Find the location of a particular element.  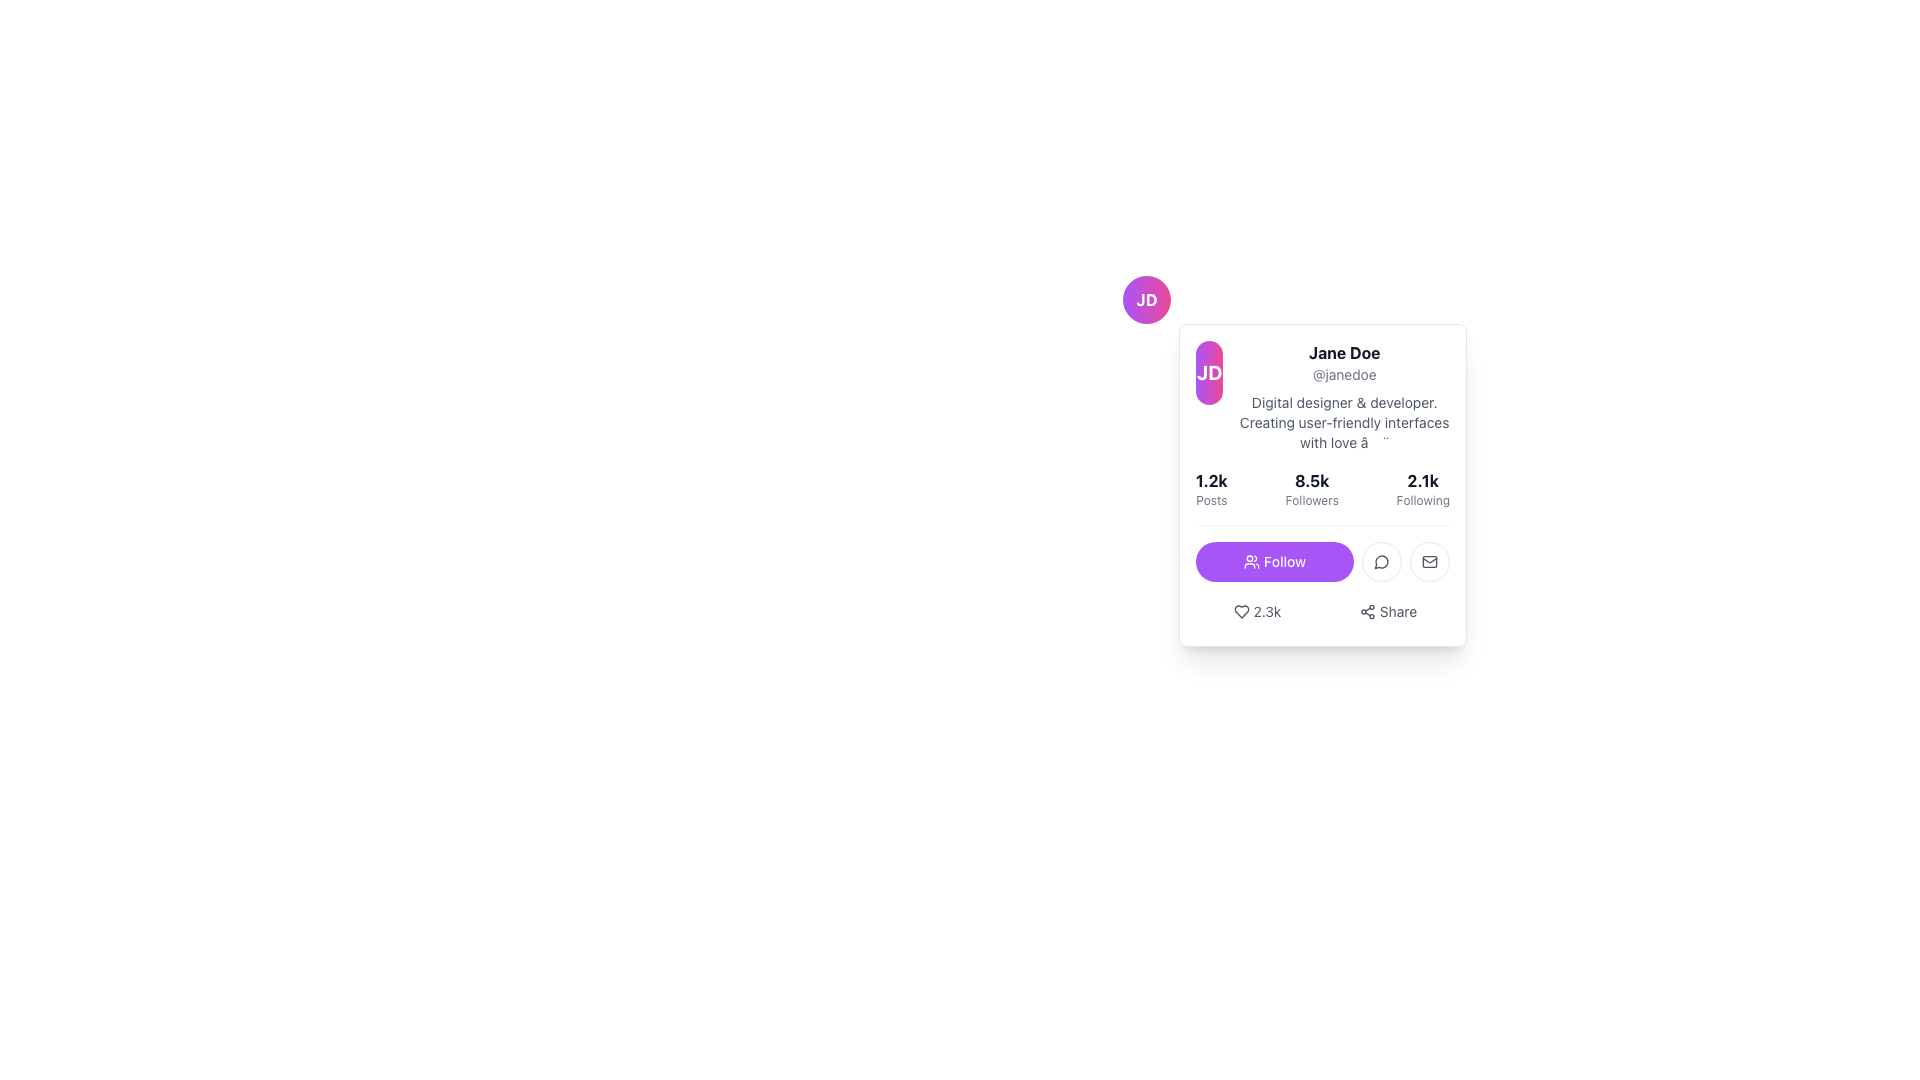

the circular avatar or profile picture displaying the initials 'JD' in bold white text, located in the top-left area of the user profile card is located at coordinates (1147, 300).